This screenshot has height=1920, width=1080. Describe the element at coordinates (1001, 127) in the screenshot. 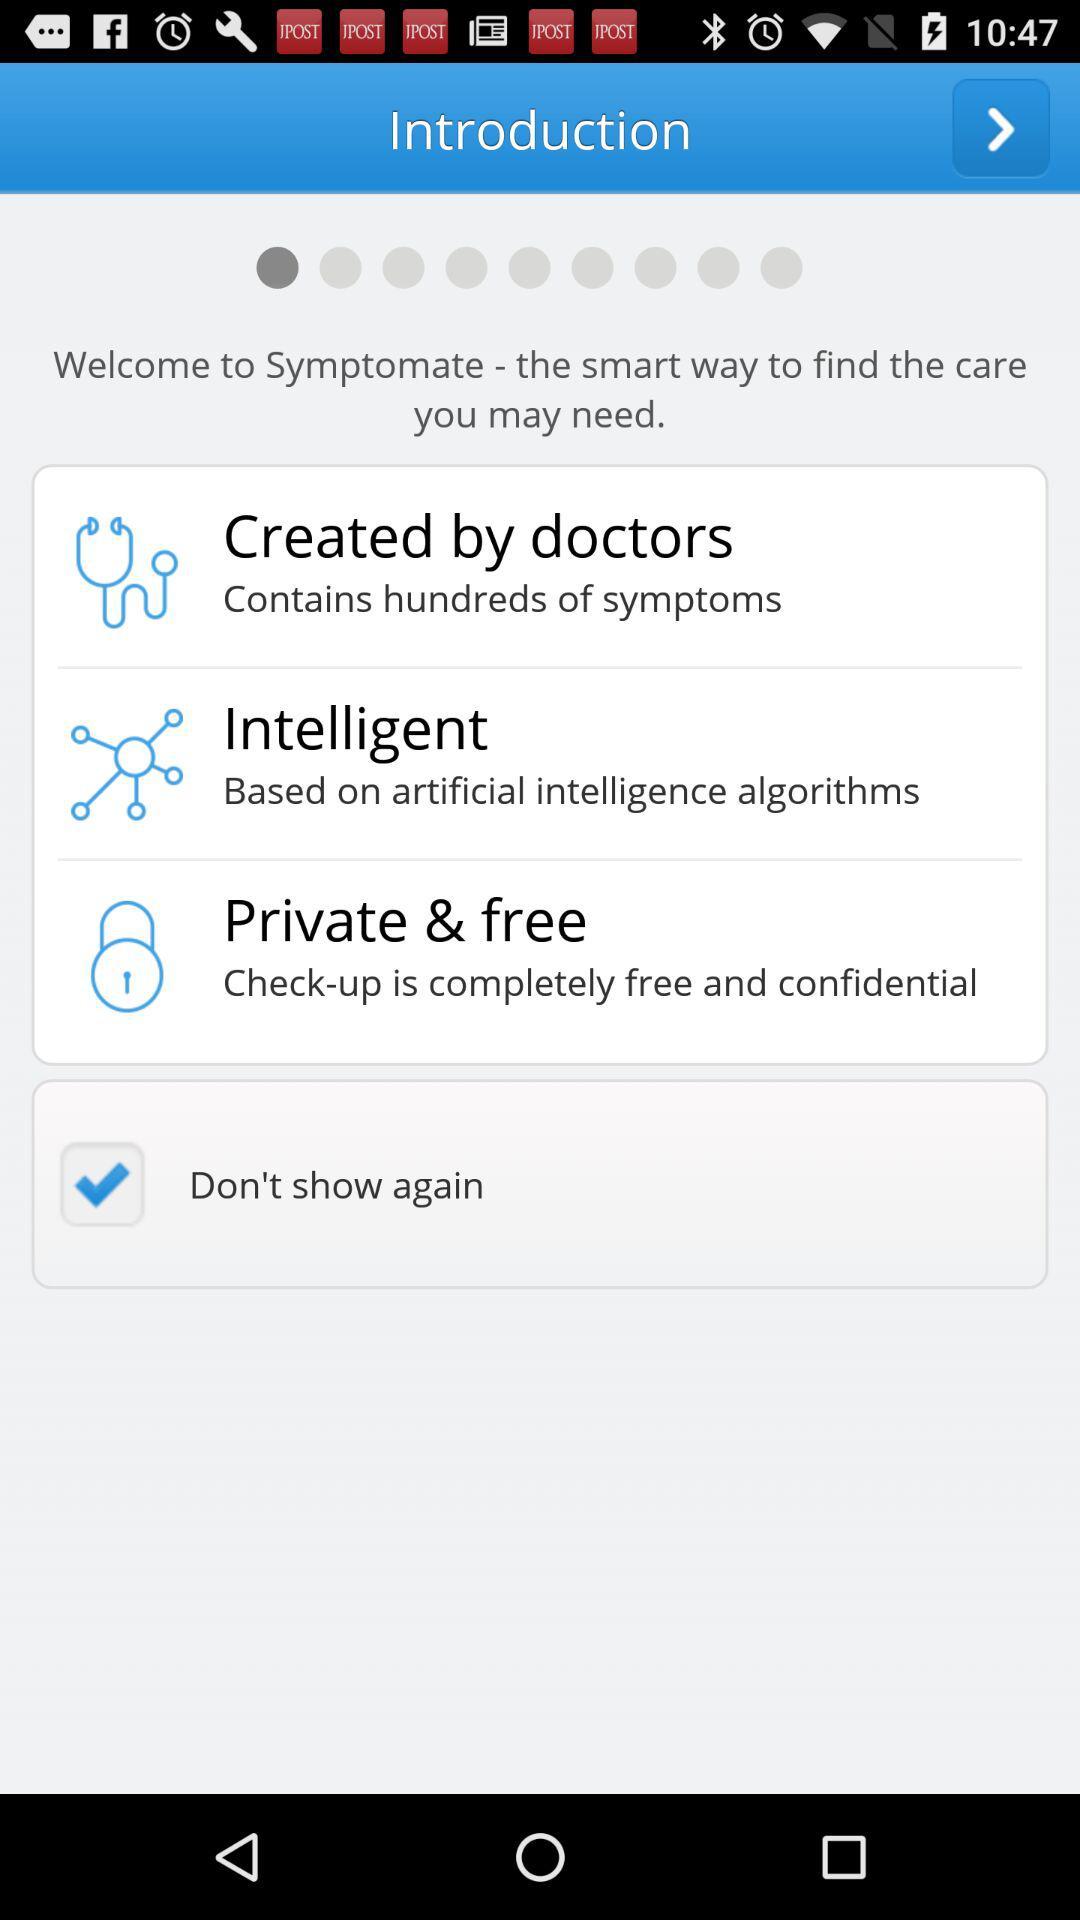

I see `icon at the top right corner` at that location.